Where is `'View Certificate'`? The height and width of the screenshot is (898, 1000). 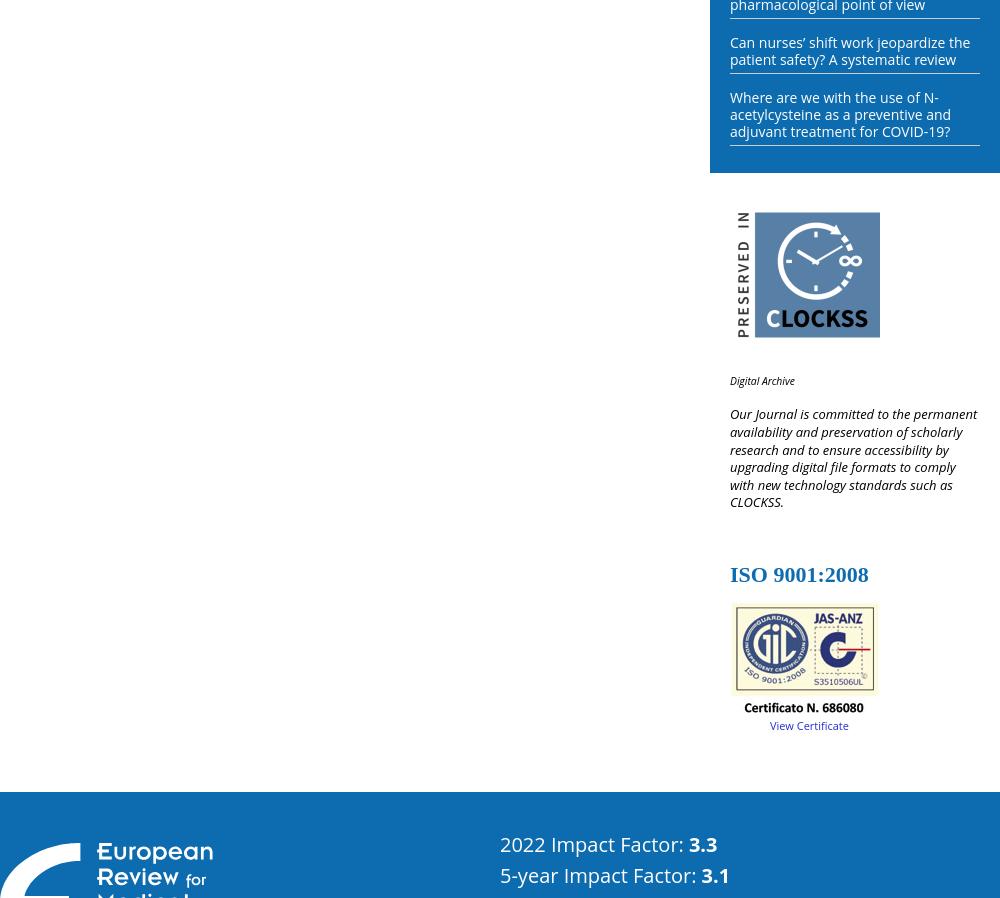
'View Certificate' is located at coordinates (770, 724).